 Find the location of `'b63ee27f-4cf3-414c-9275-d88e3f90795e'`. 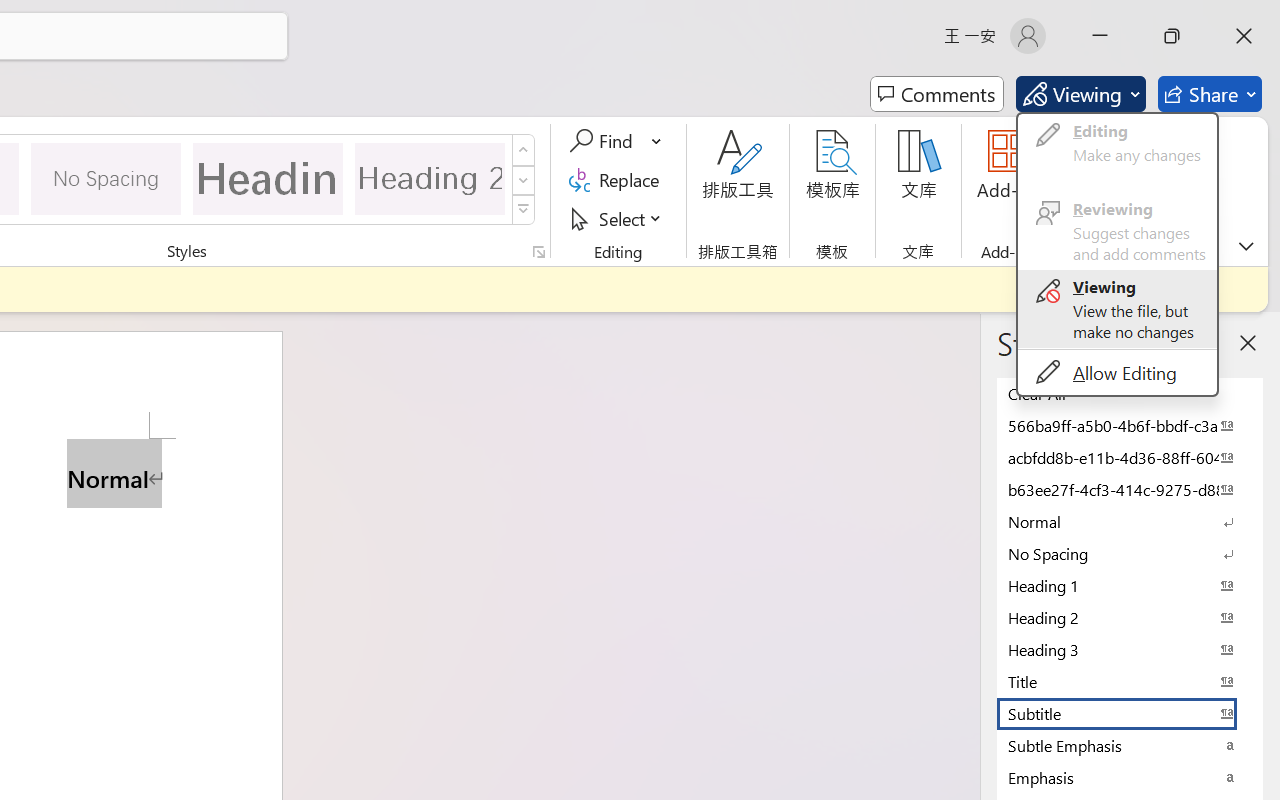

'b63ee27f-4cf3-414c-9275-d88e3f90795e' is located at coordinates (1130, 489).